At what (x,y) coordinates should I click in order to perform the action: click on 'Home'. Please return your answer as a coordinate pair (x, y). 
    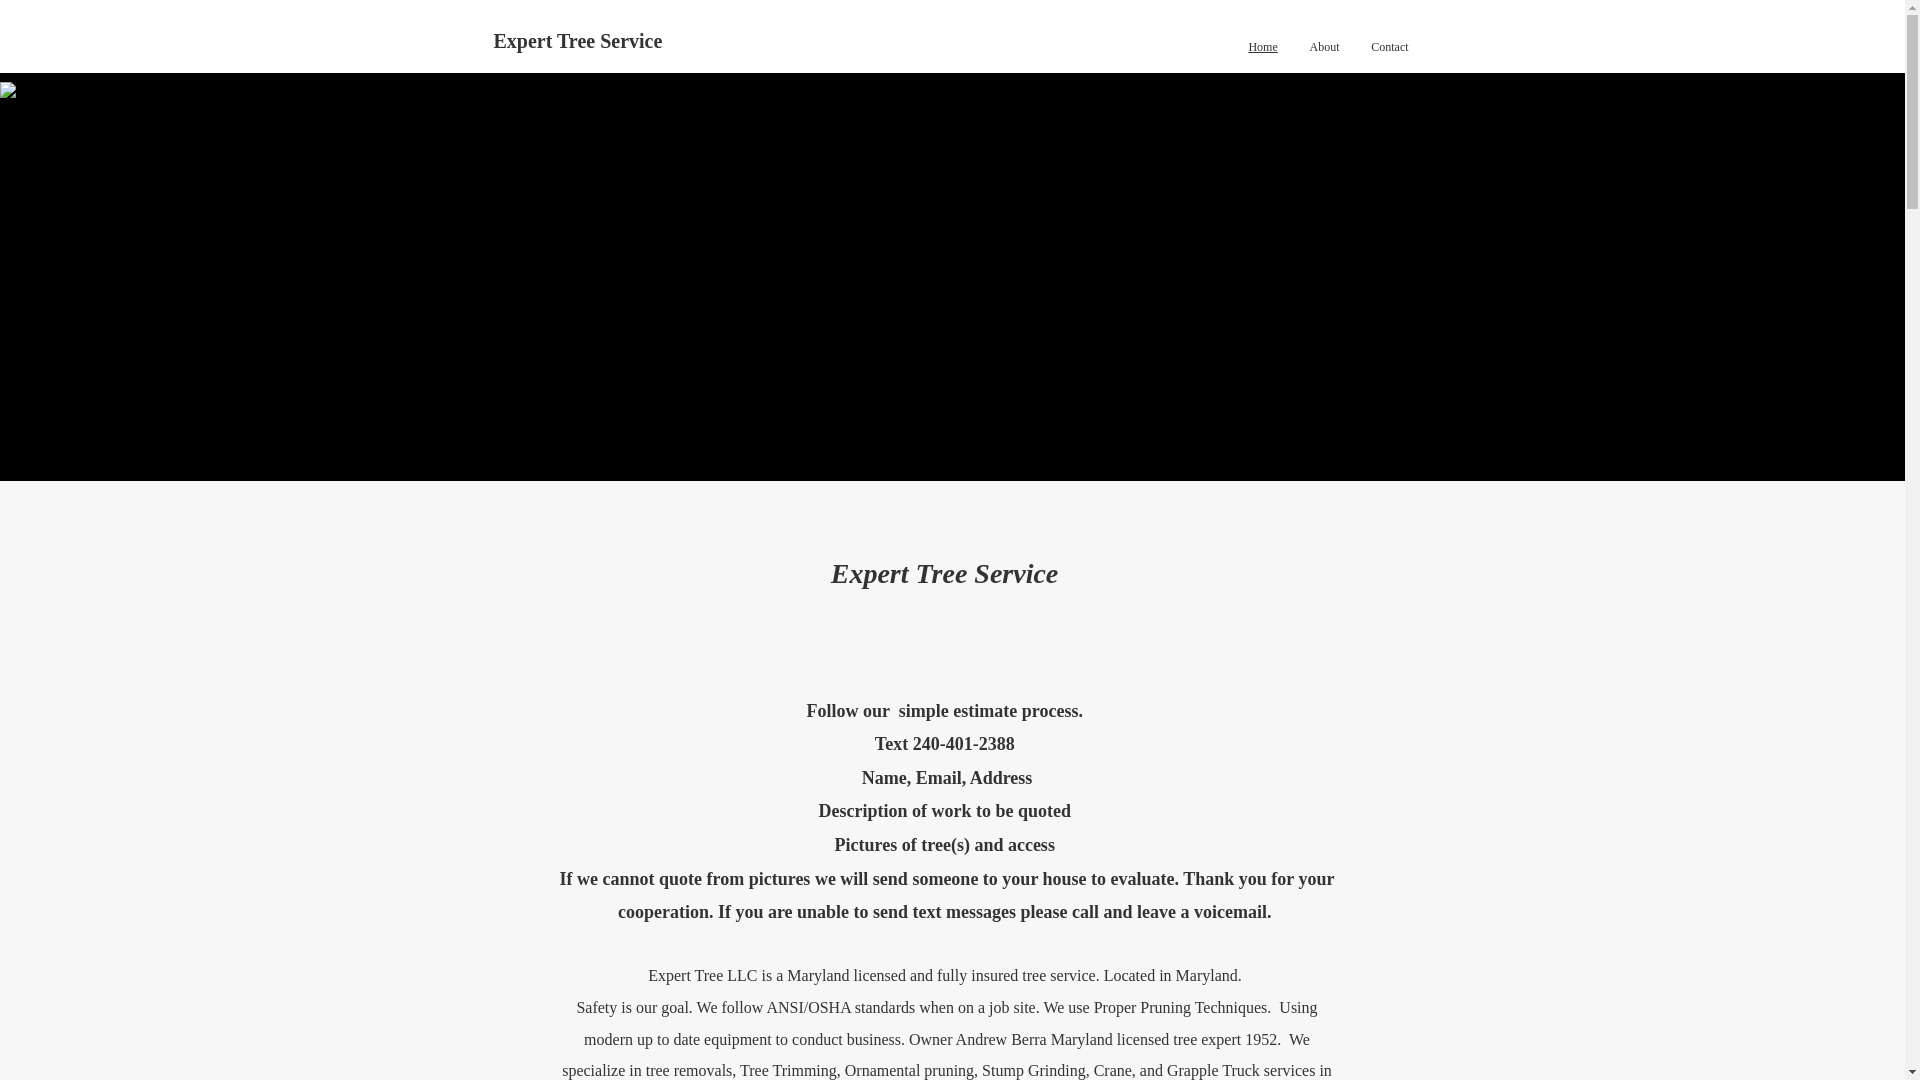
    Looking at the image, I should click on (1261, 45).